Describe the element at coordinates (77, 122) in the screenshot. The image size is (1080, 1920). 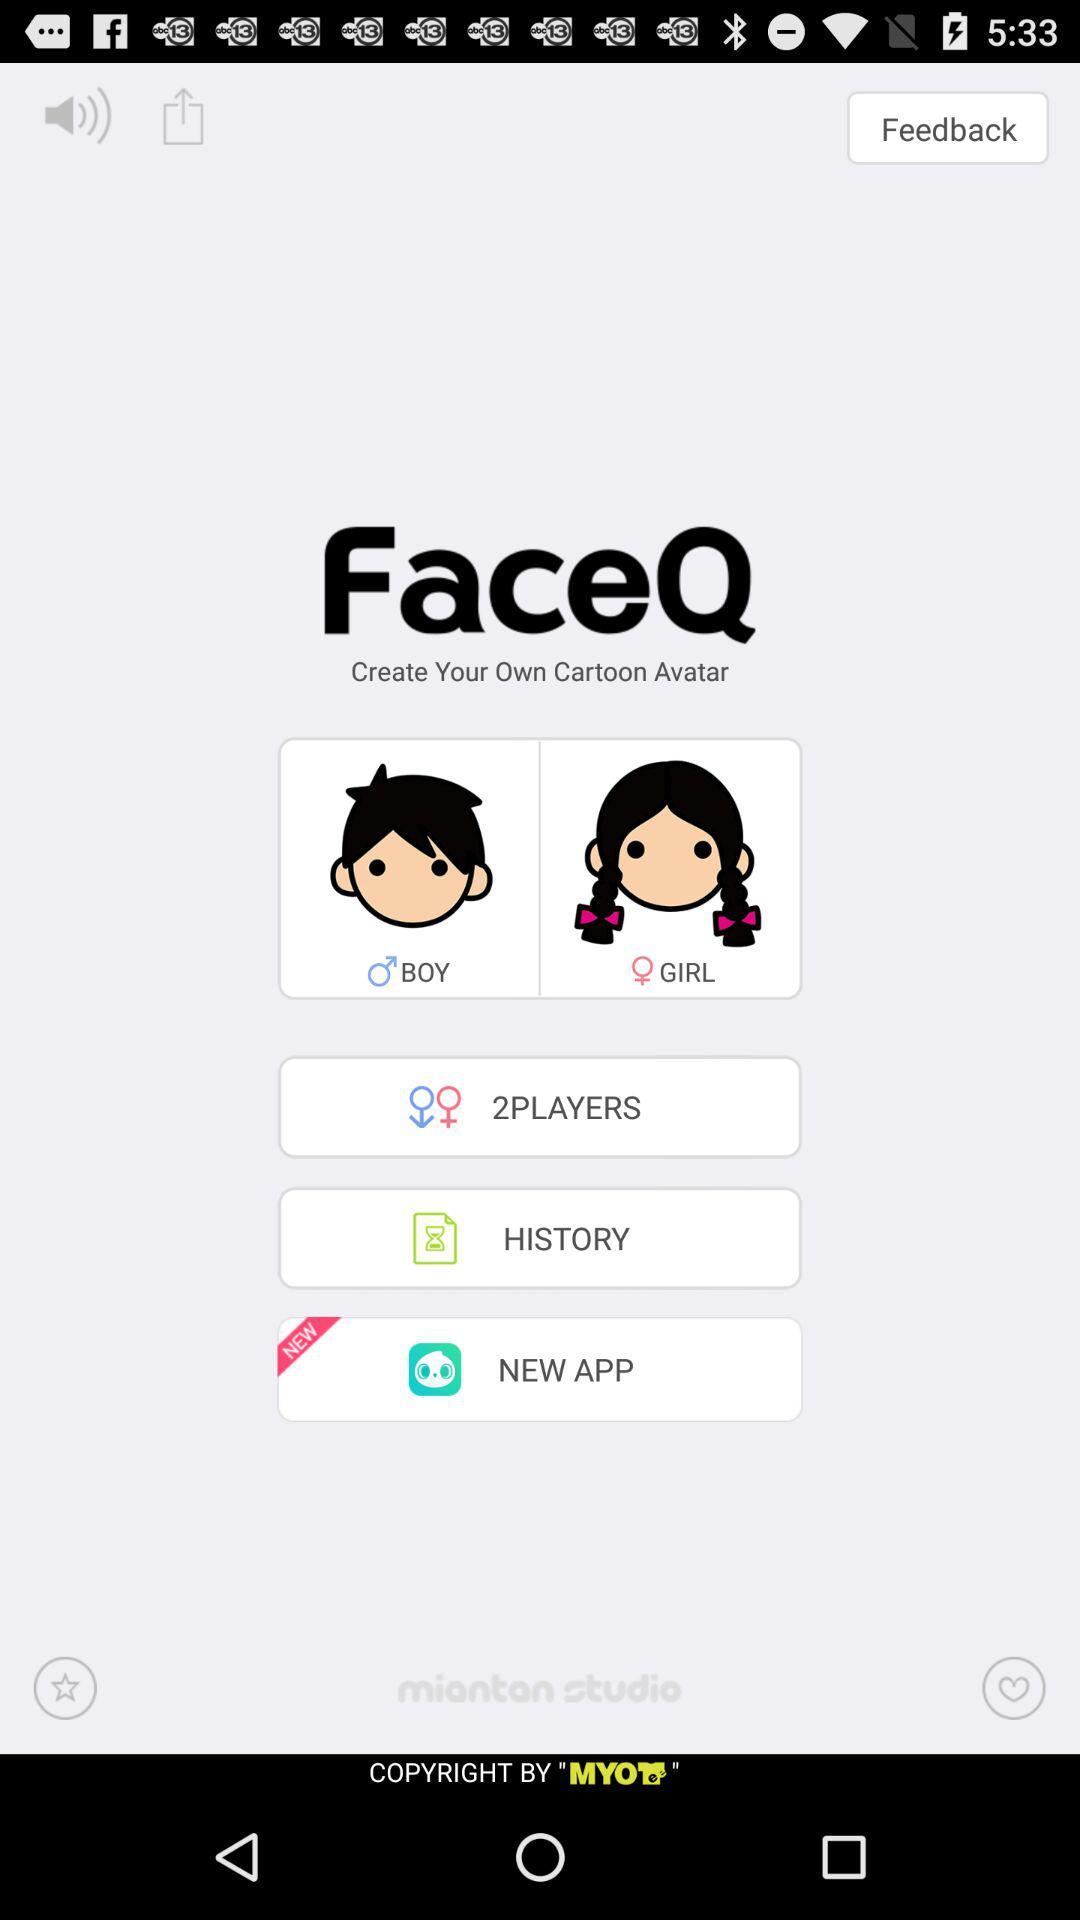
I see `the volume icon` at that location.